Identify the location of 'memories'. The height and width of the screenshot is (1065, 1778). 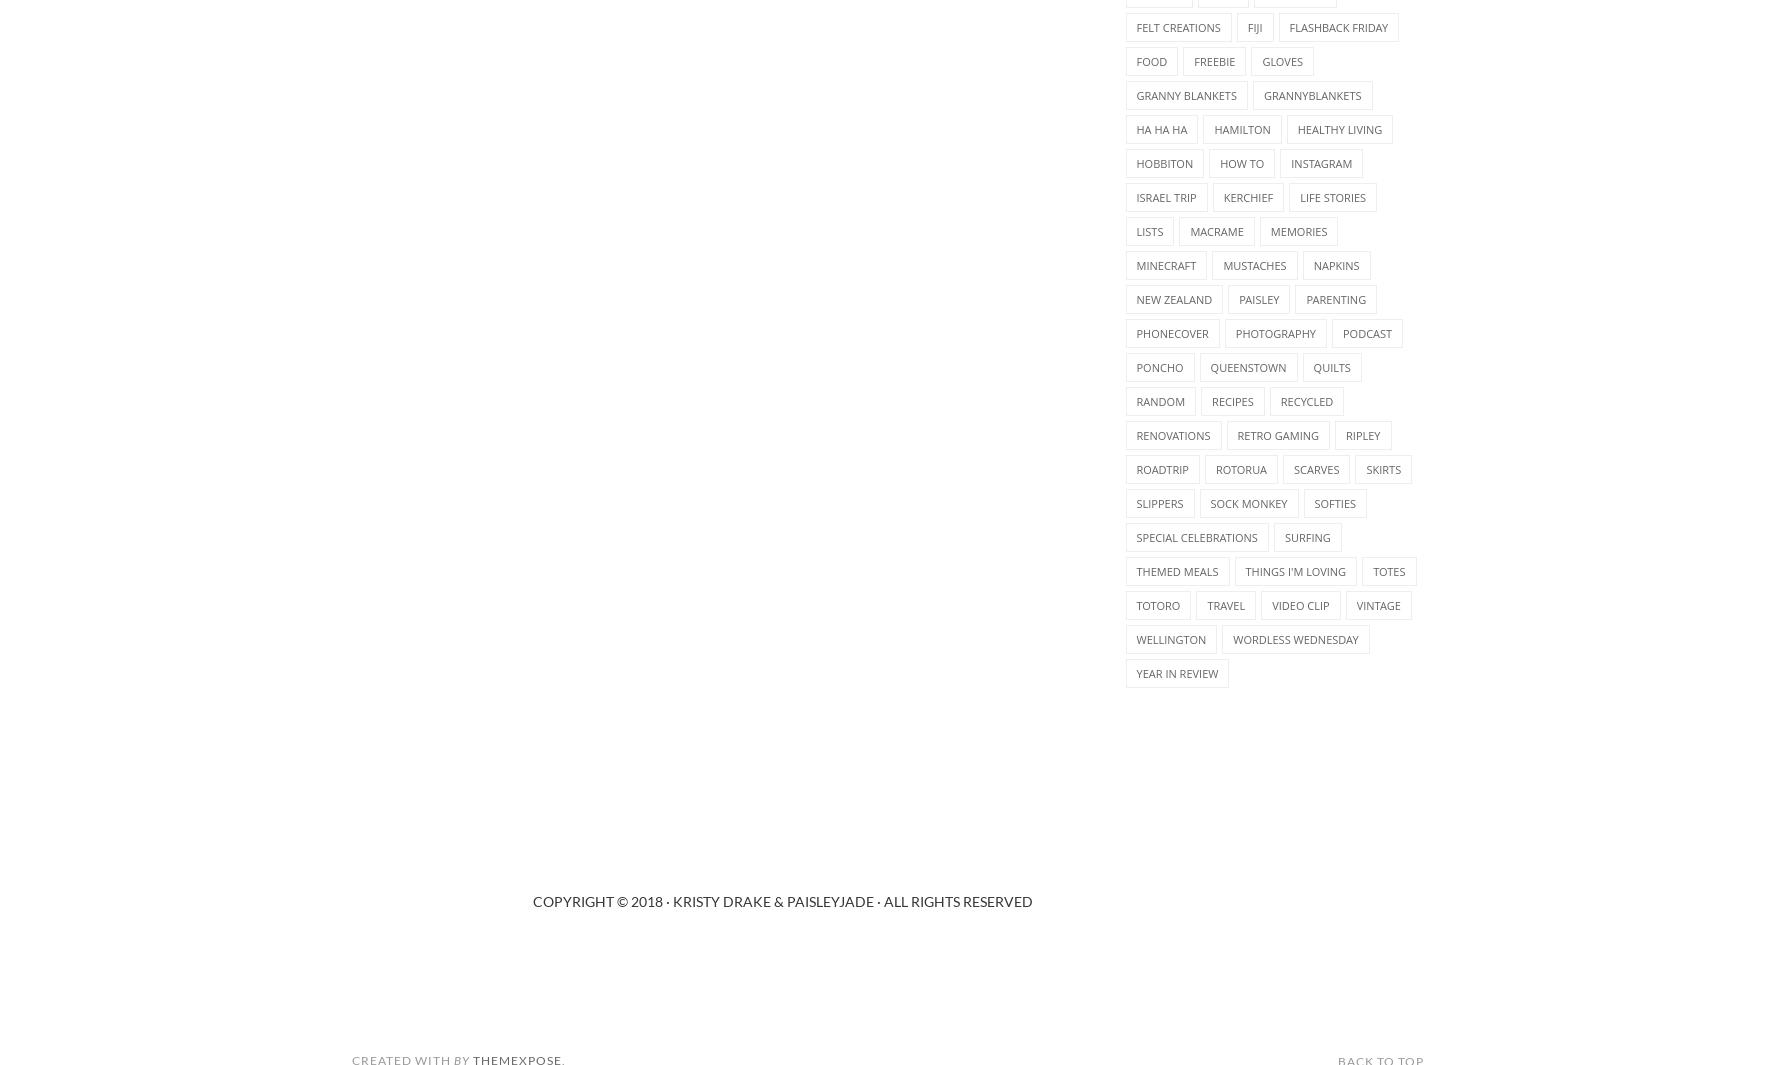
(1298, 230).